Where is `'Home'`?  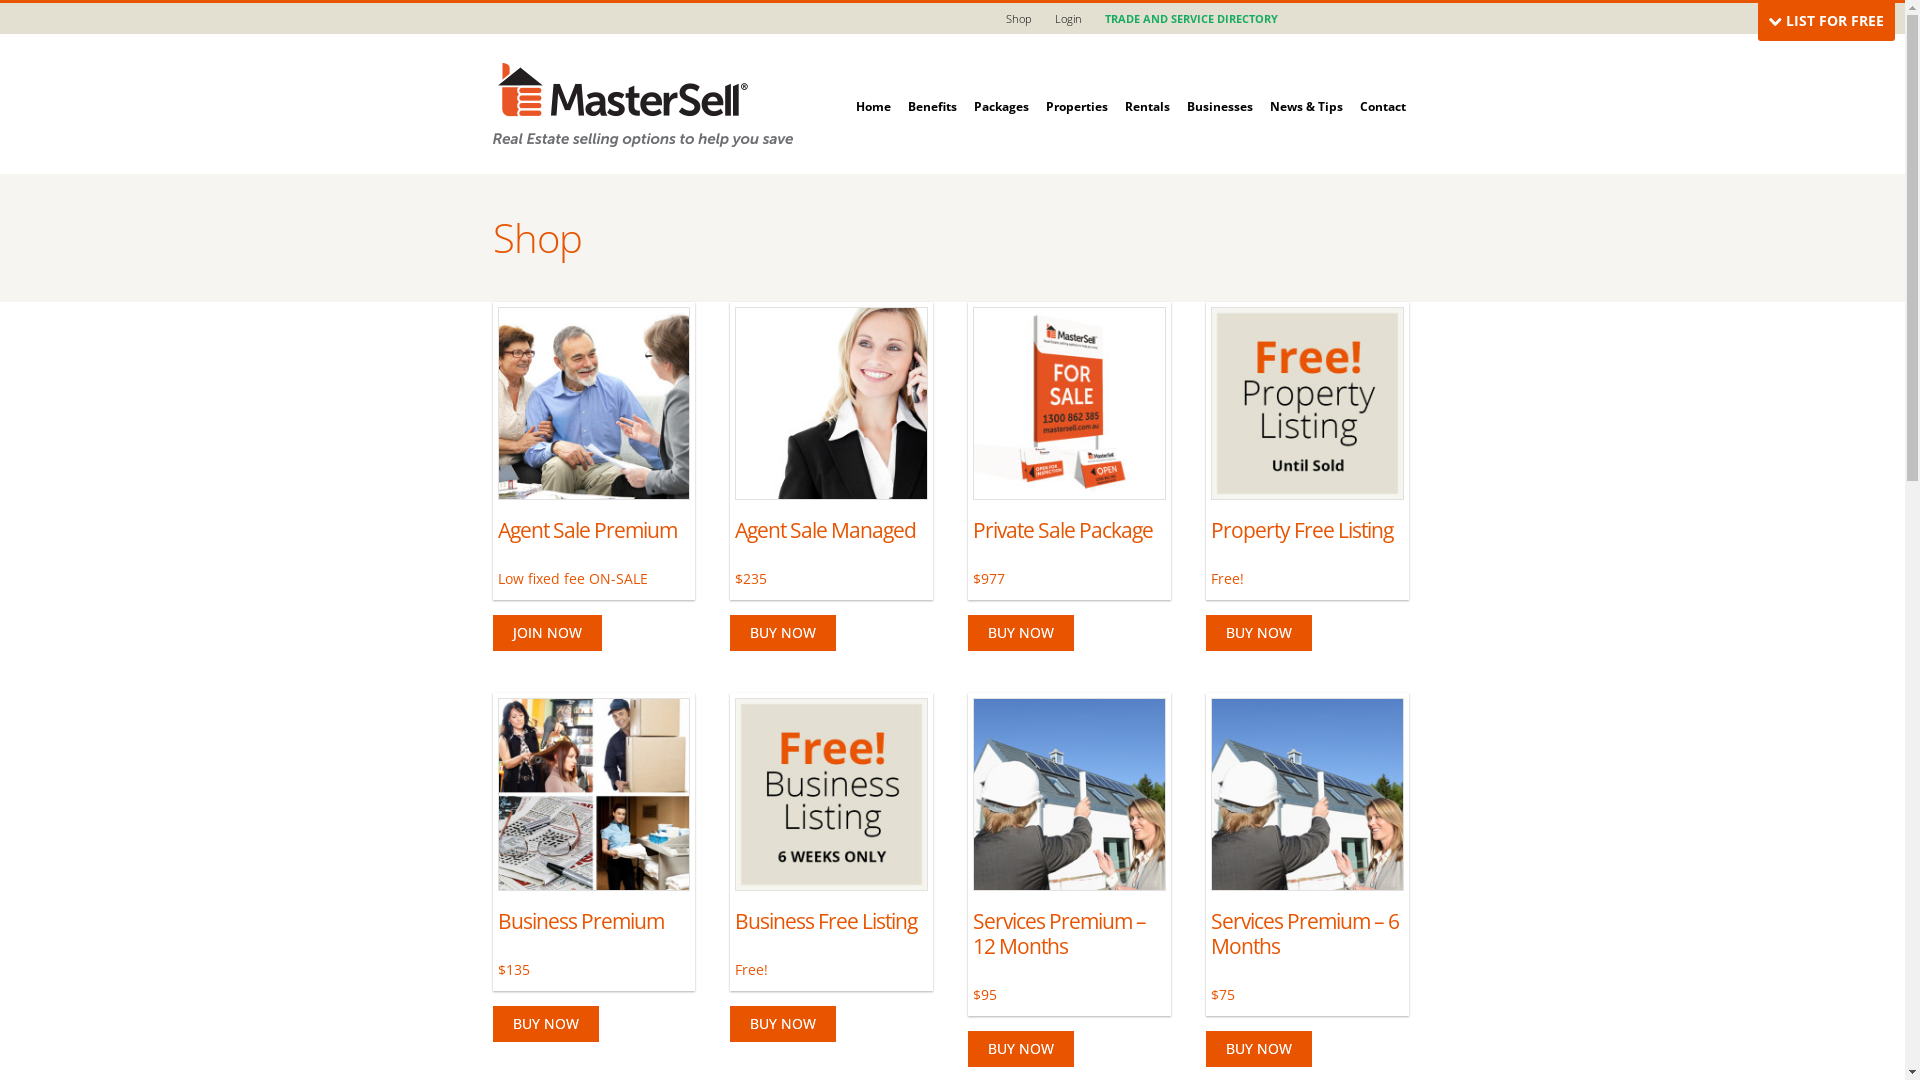
'Home' is located at coordinates (855, 84).